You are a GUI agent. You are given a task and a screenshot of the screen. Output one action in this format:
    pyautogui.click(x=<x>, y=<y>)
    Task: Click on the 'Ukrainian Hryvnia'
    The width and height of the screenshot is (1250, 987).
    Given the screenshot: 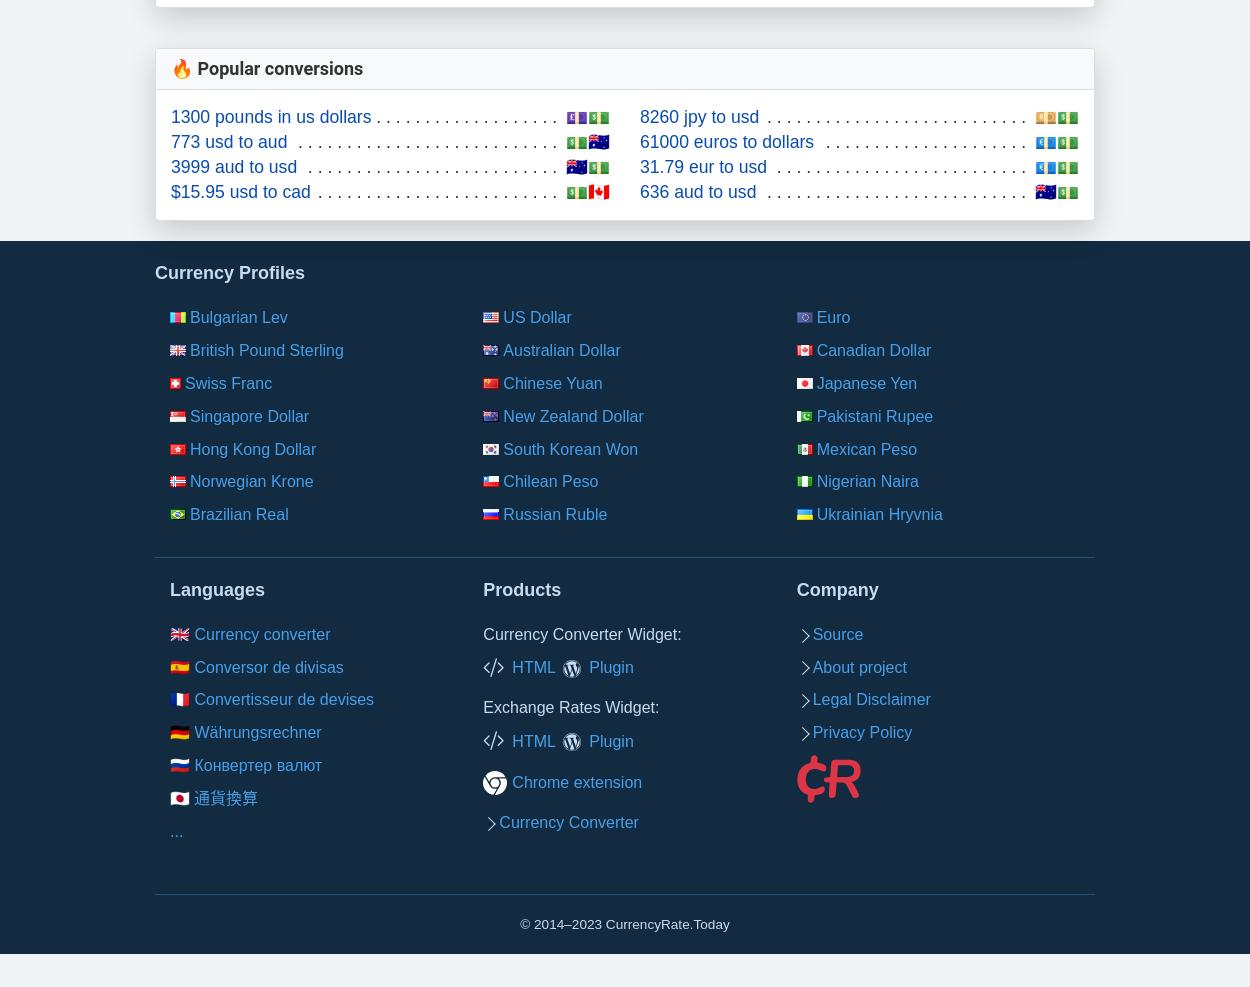 What is the action you would take?
    pyautogui.click(x=879, y=514)
    